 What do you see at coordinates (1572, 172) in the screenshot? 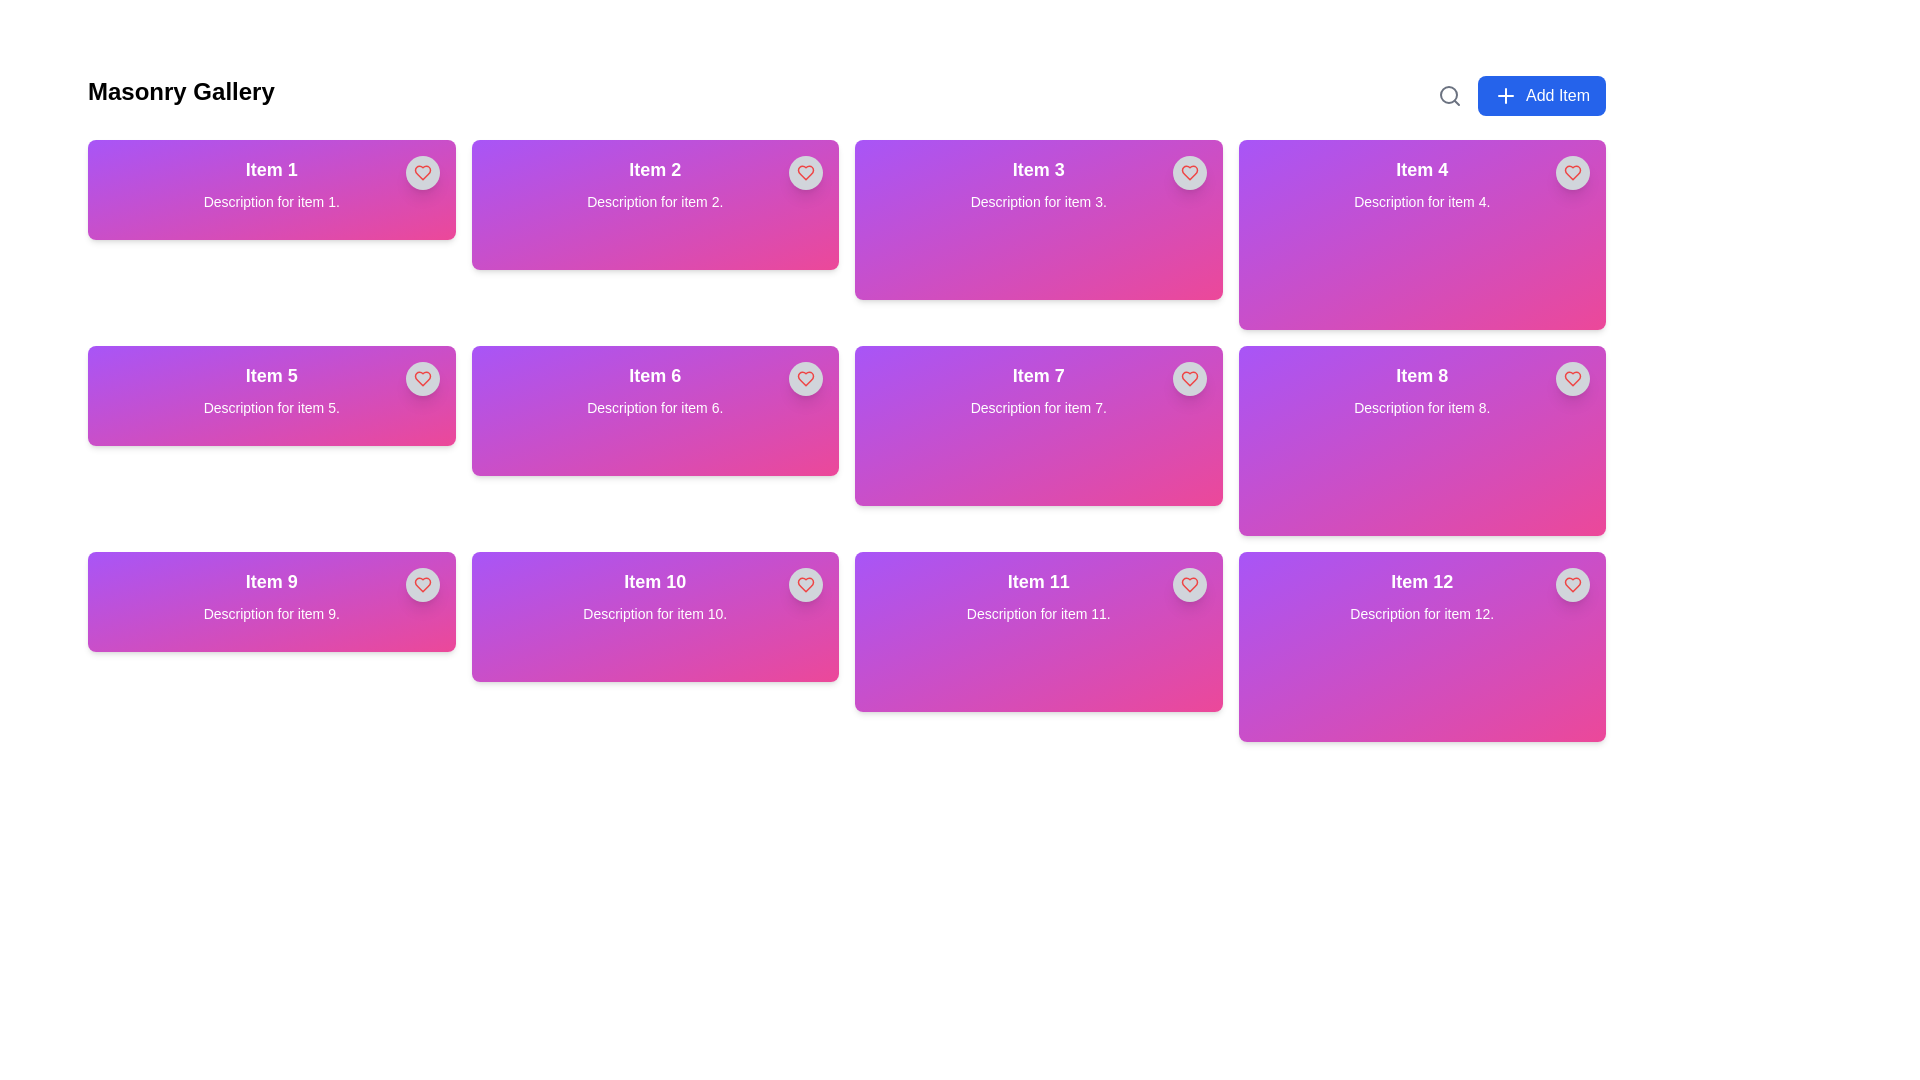
I see `the heart-shaped icon in the top-right corner of the card labeled 'Item 4' to favorite or like the associated item` at bounding box center [1572, 172].